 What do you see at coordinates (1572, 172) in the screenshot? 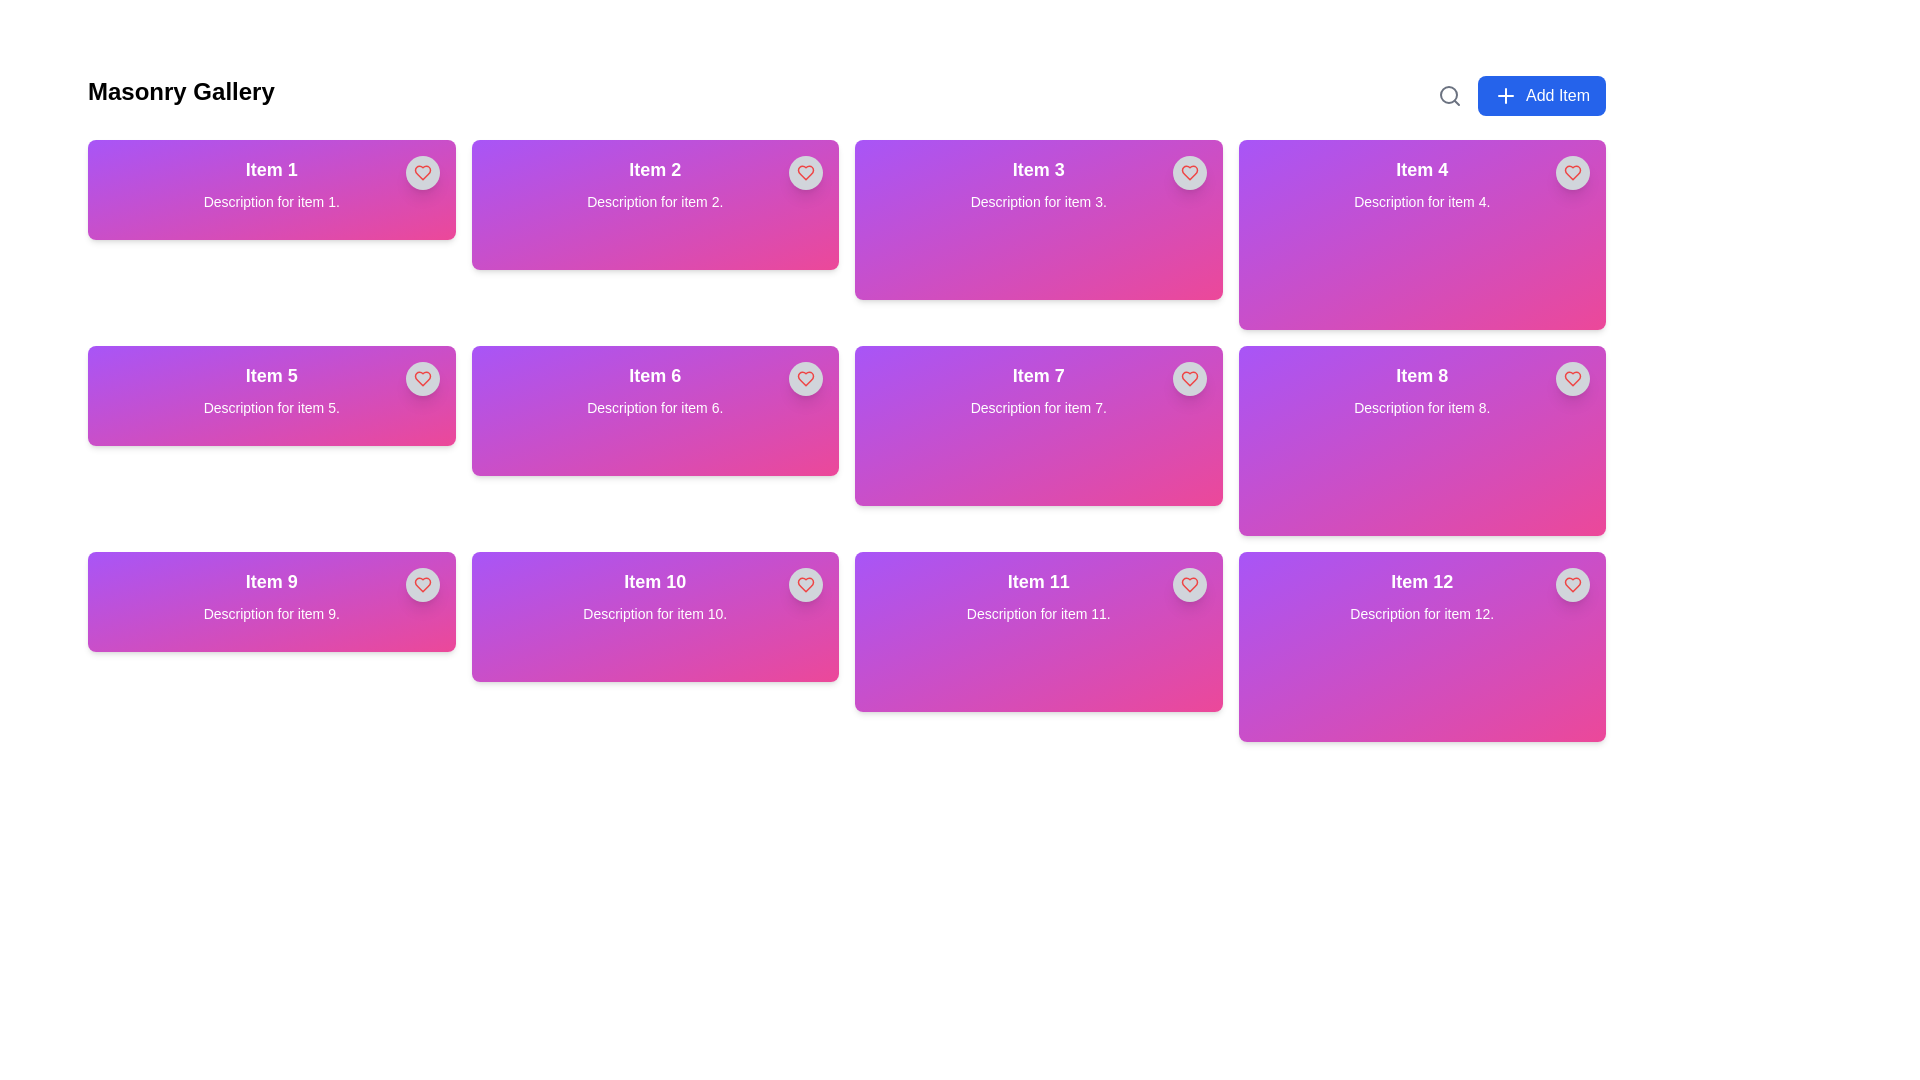
I see `the heart-shaped icon in the top-right corner of the card labeled 'Item 4' to favorite or like the associated item` at bounding box center [1572, 172].